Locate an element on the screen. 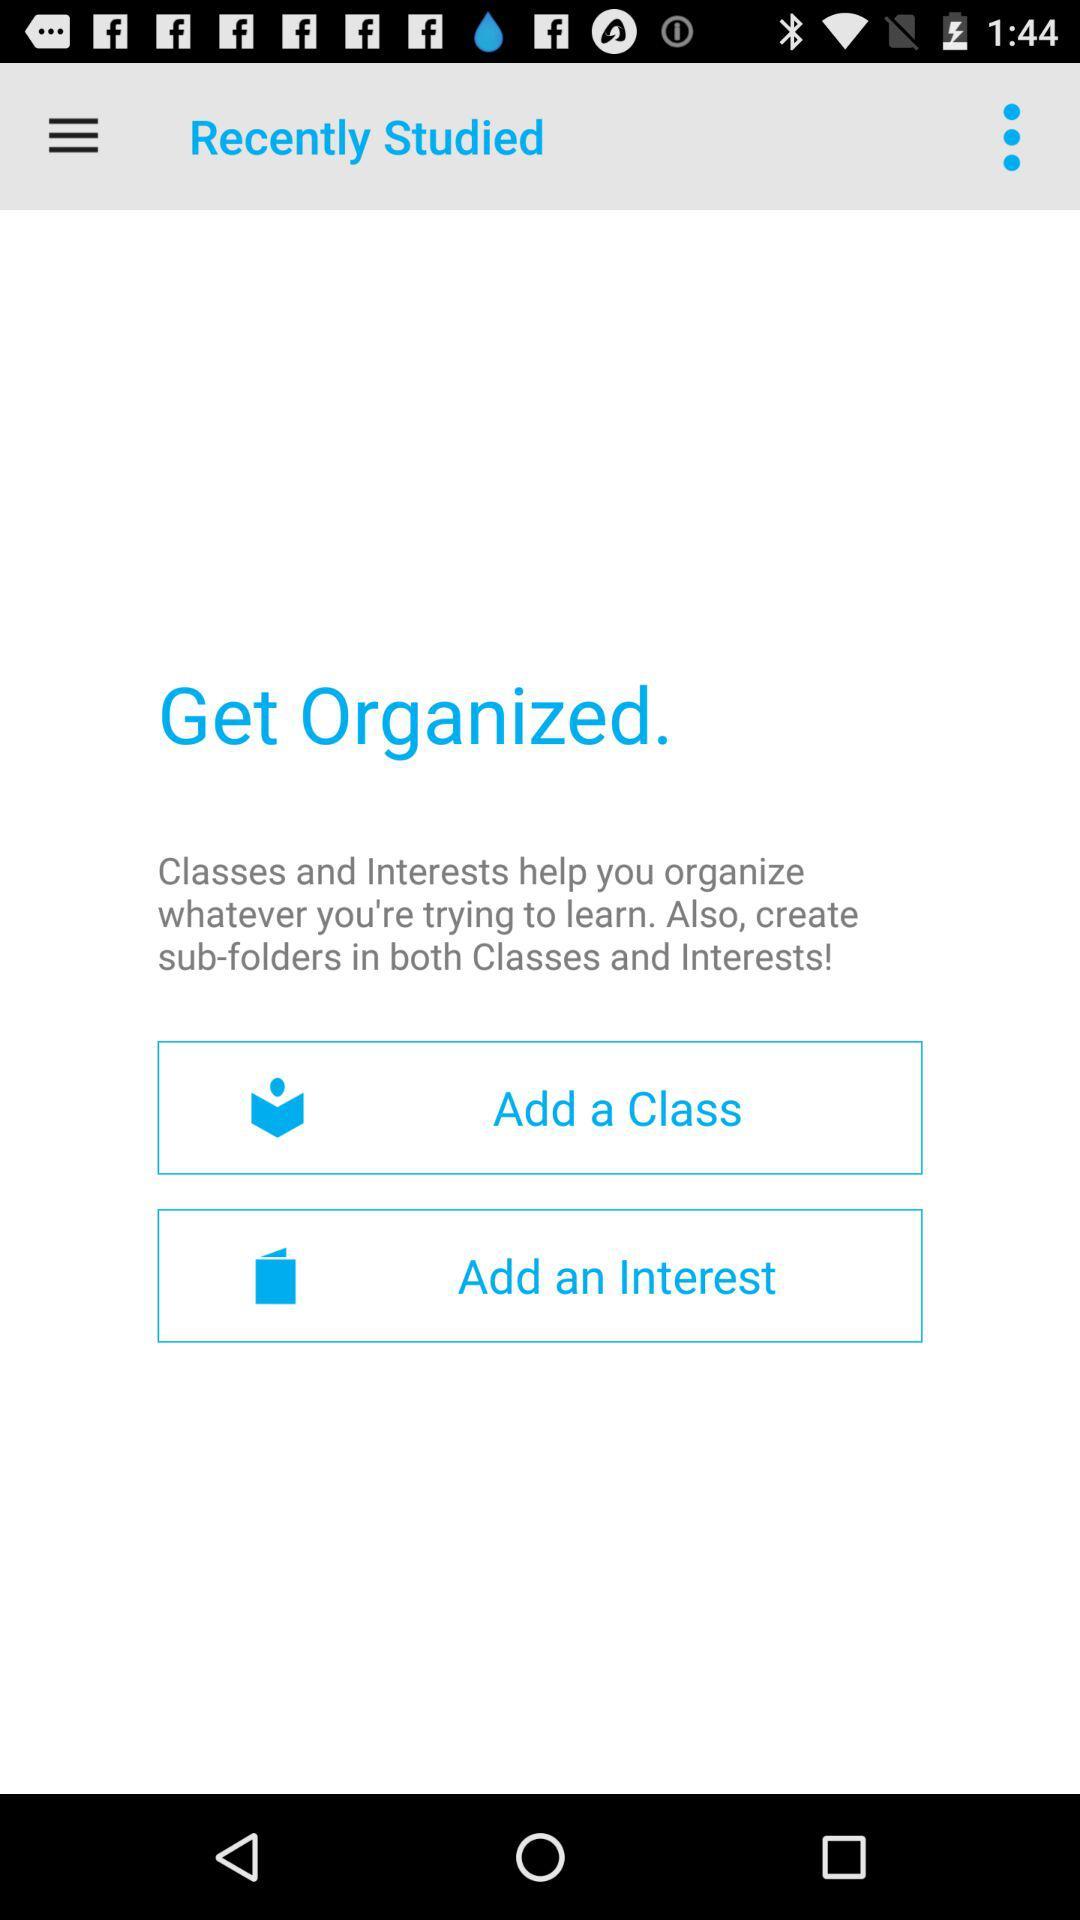 The image size is (1080, 1920). the item above the add an interest item is located at coordinates (540, 1106).